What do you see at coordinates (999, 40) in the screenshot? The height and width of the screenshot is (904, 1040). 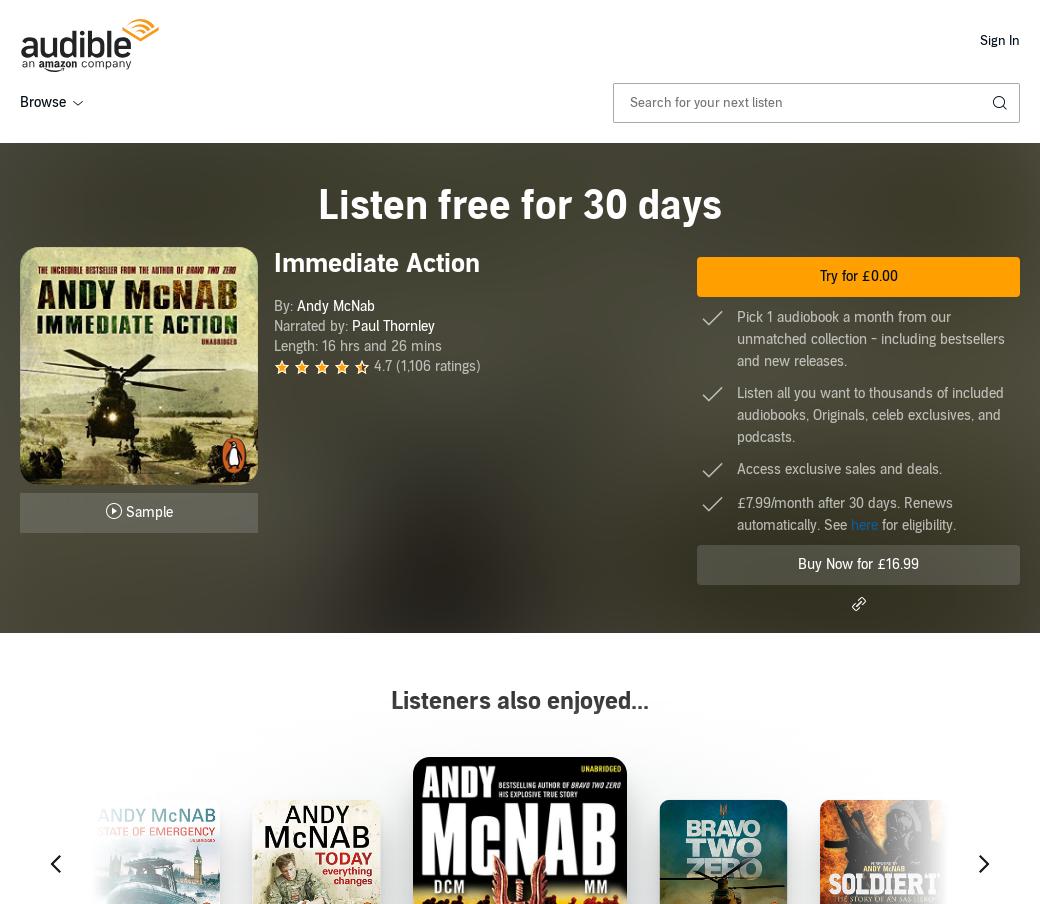 I see `'Sign In'` at bounding box center [999, 40].